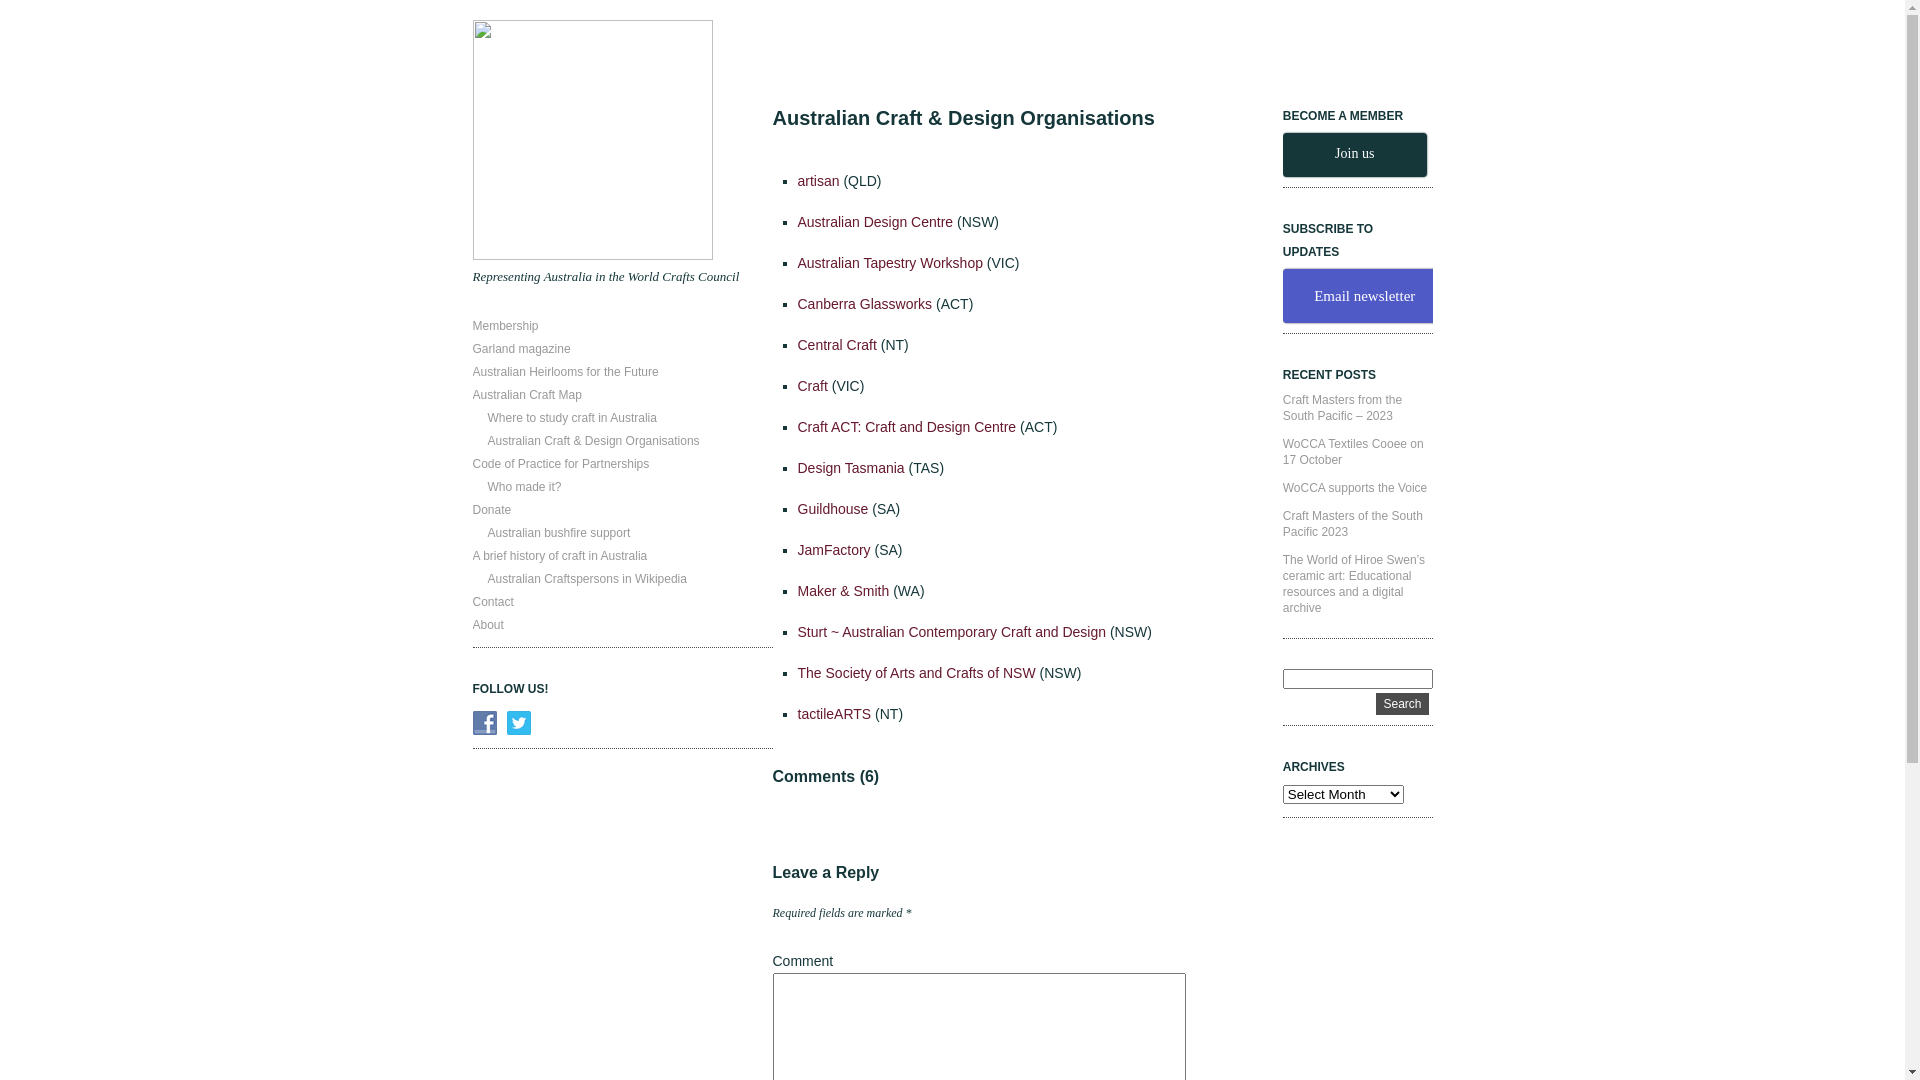  I want to click on 'A brief history of craft in Australia', so click(559, 555).